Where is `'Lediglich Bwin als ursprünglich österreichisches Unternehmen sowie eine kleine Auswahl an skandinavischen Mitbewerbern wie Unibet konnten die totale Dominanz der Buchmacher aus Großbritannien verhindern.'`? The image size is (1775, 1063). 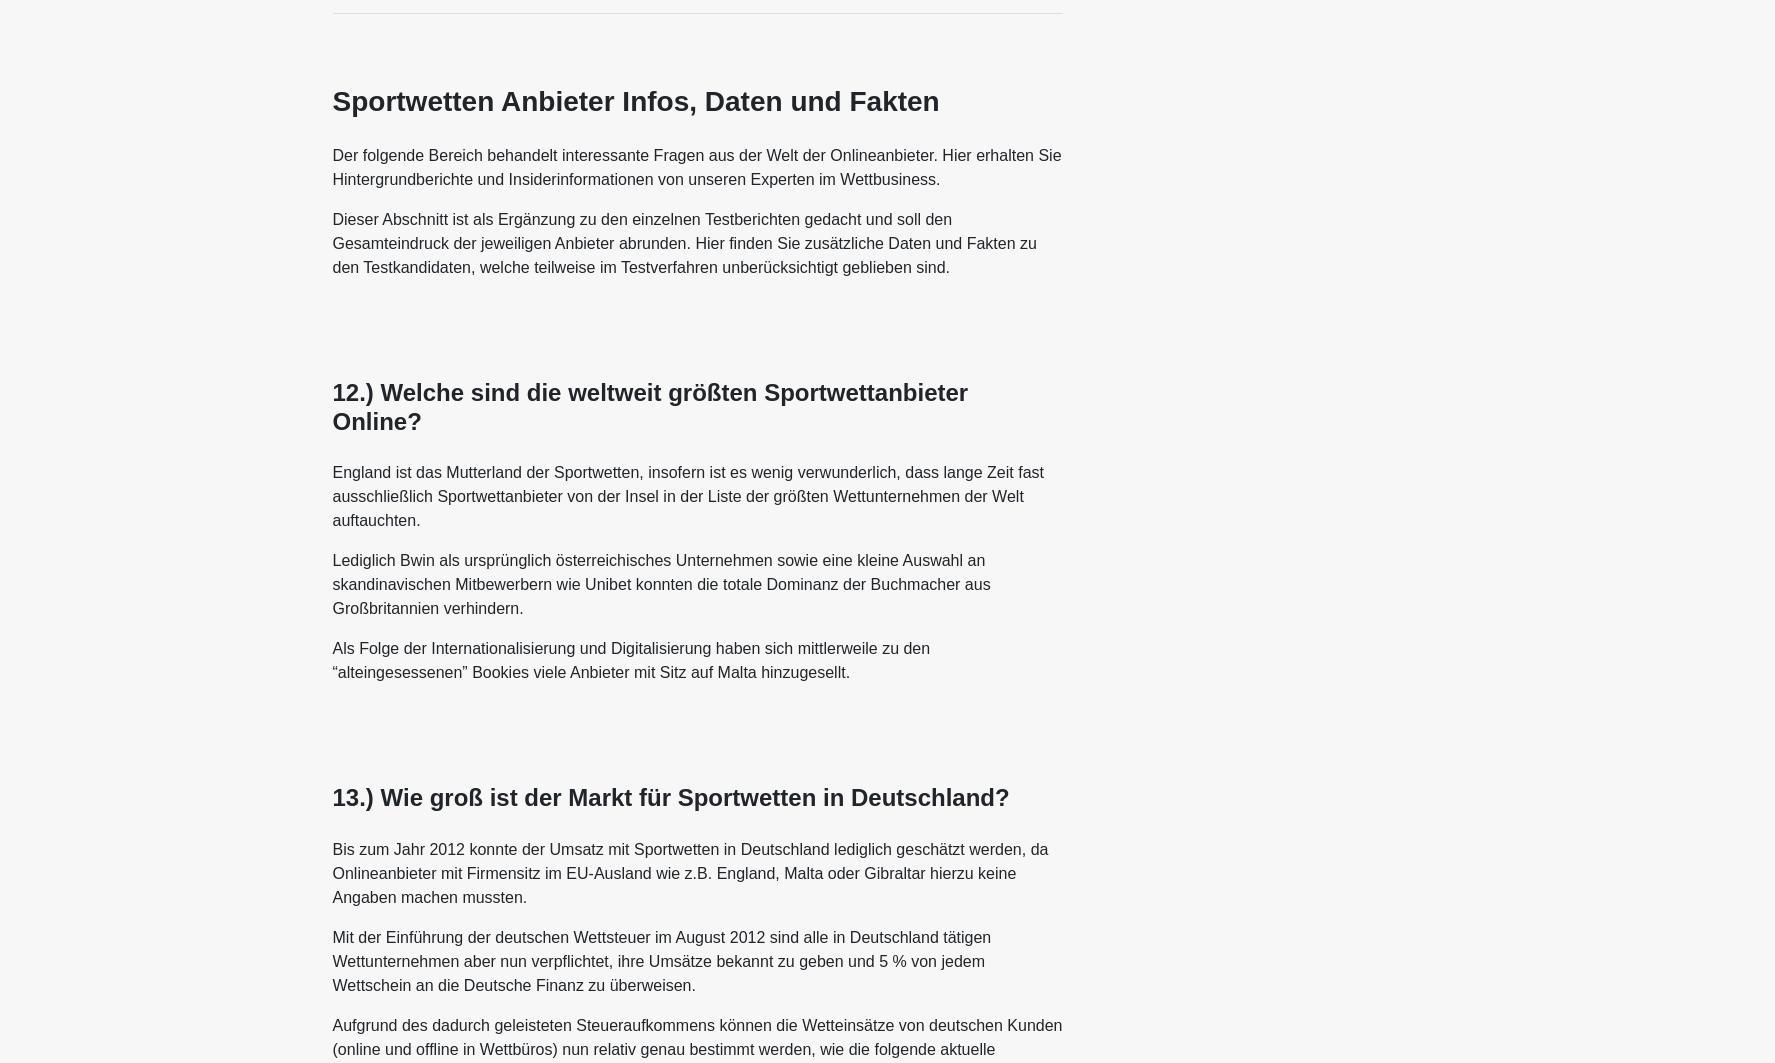 'Lediglich Bwin als ursprünglich österreichisches Unternehmen sowie eine kleine Auswahl an skandinavischen Mitbewerbern wie Unibet konnten die totale Dominanz der Buchmacher aus Großbritannien verhindern.' is located at coordinates (660, 583).